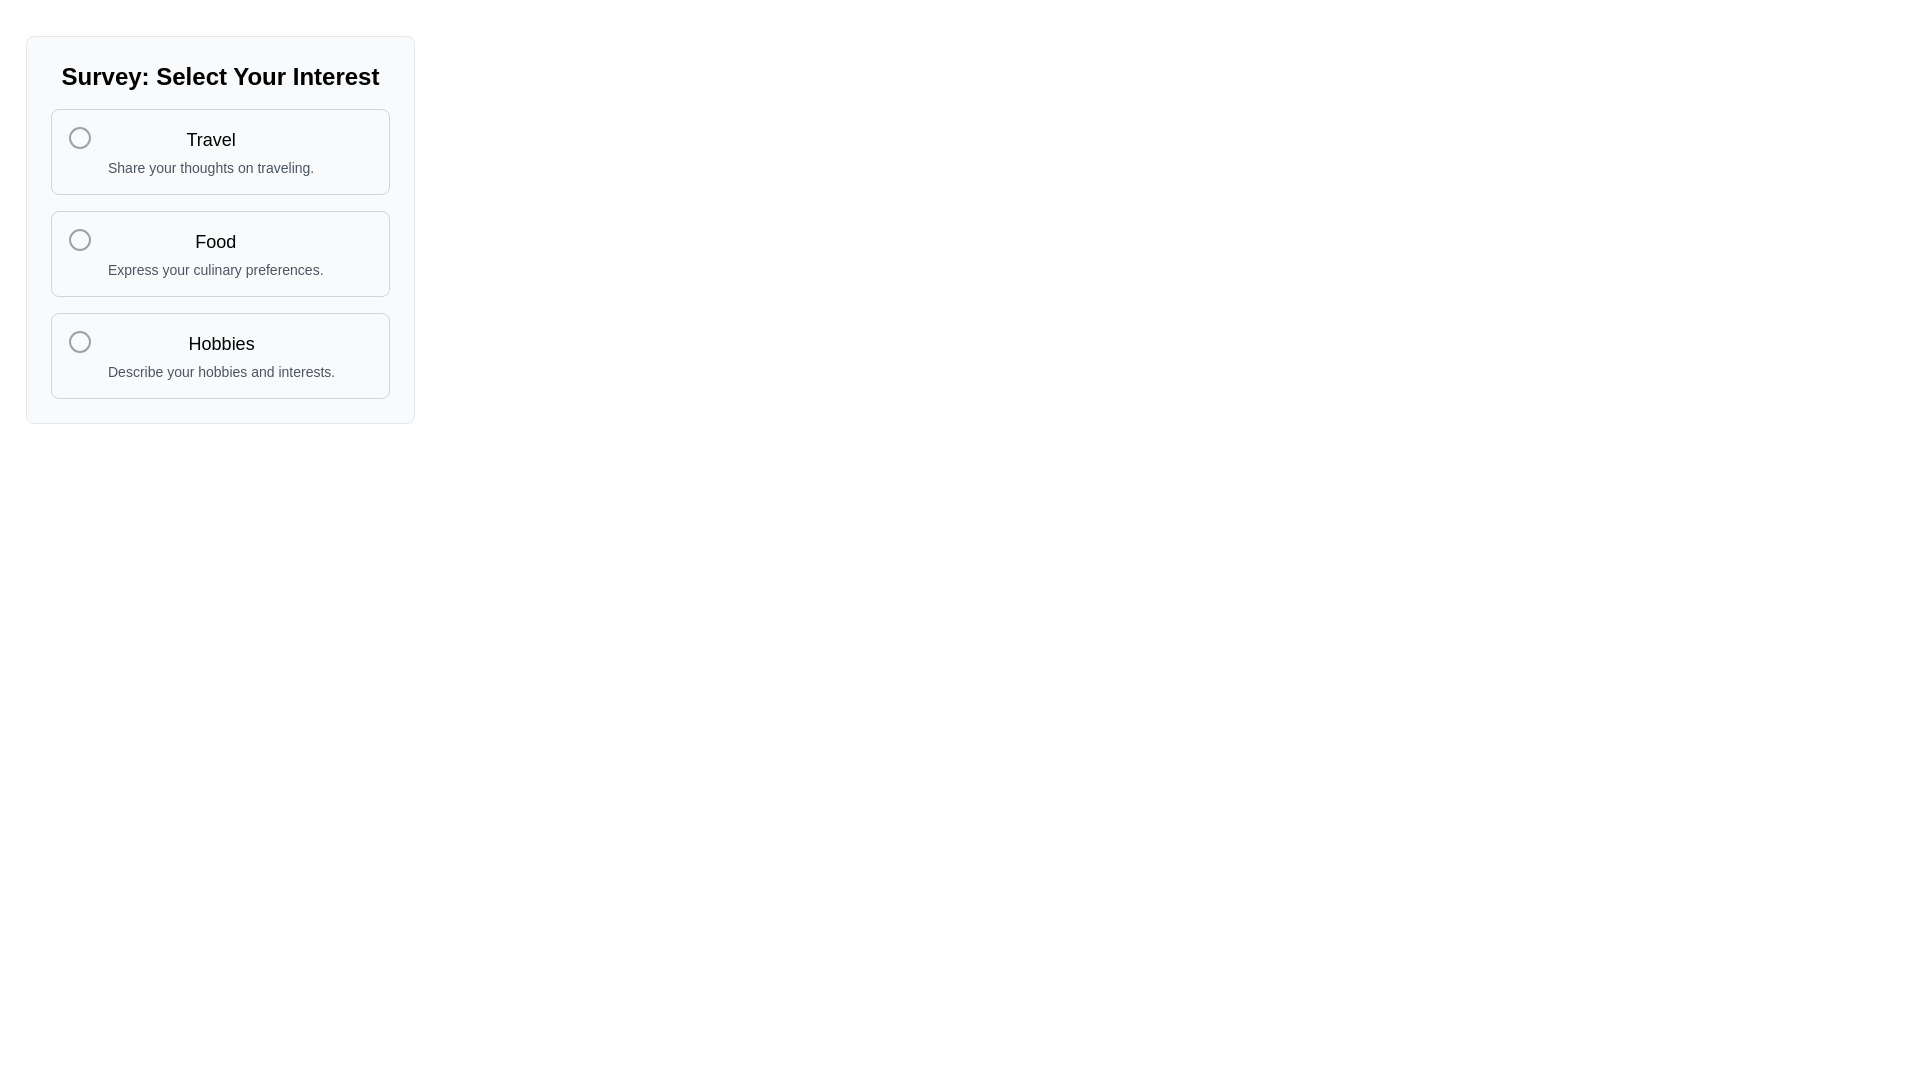  What do you see at coordinates (220, 253) in the screenshot?
I see `the second list item option for food` at bounding box center [220, 253].